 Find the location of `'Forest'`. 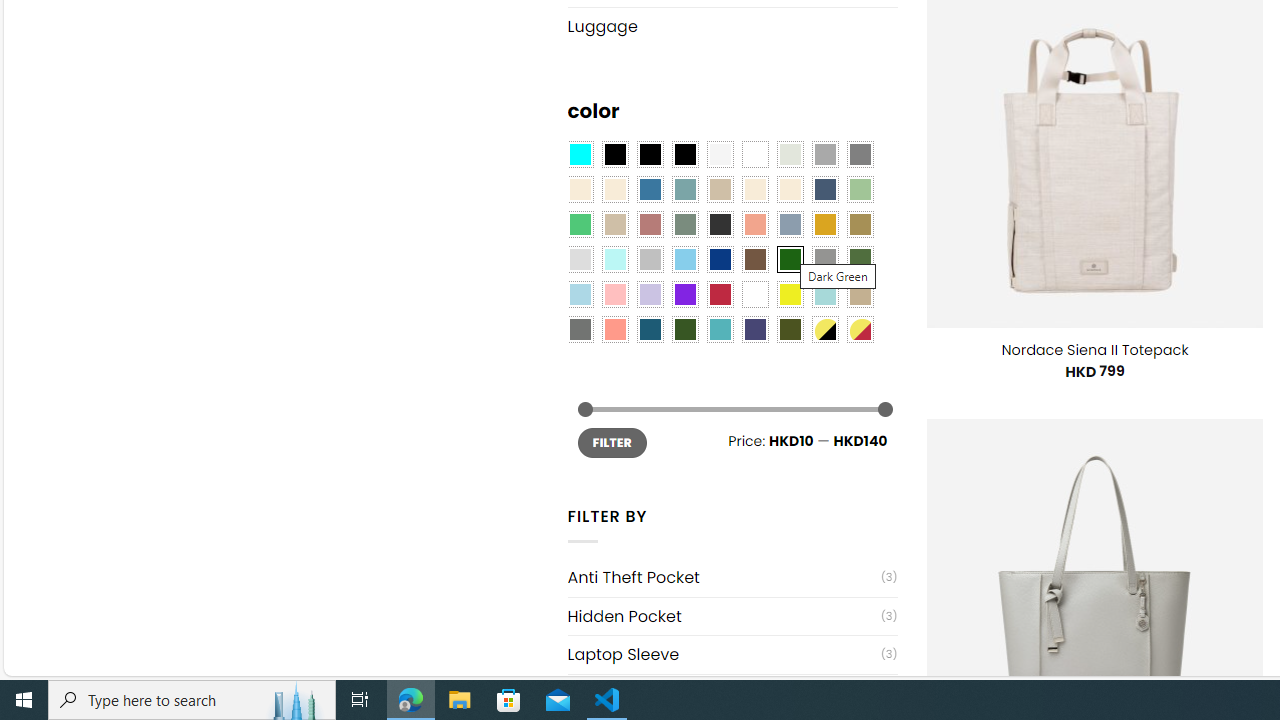

'Forest' is located at coordinates (684, 328).